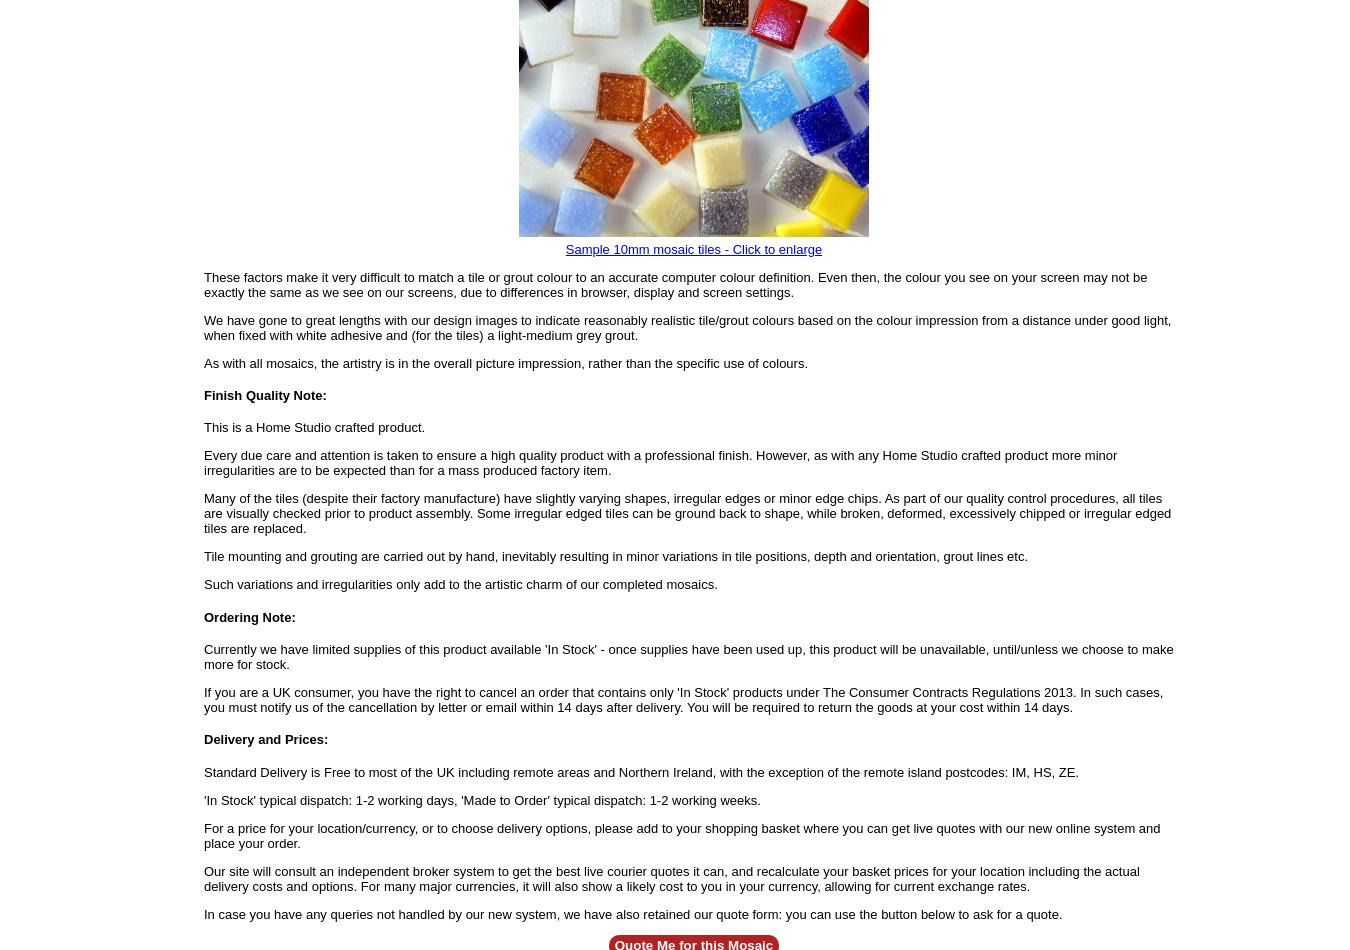  I want to click on 'In case you have any queries not handled by our new system, we have also retained our quote form: you can use the button below to ask for a quote.', so click(633, 912).